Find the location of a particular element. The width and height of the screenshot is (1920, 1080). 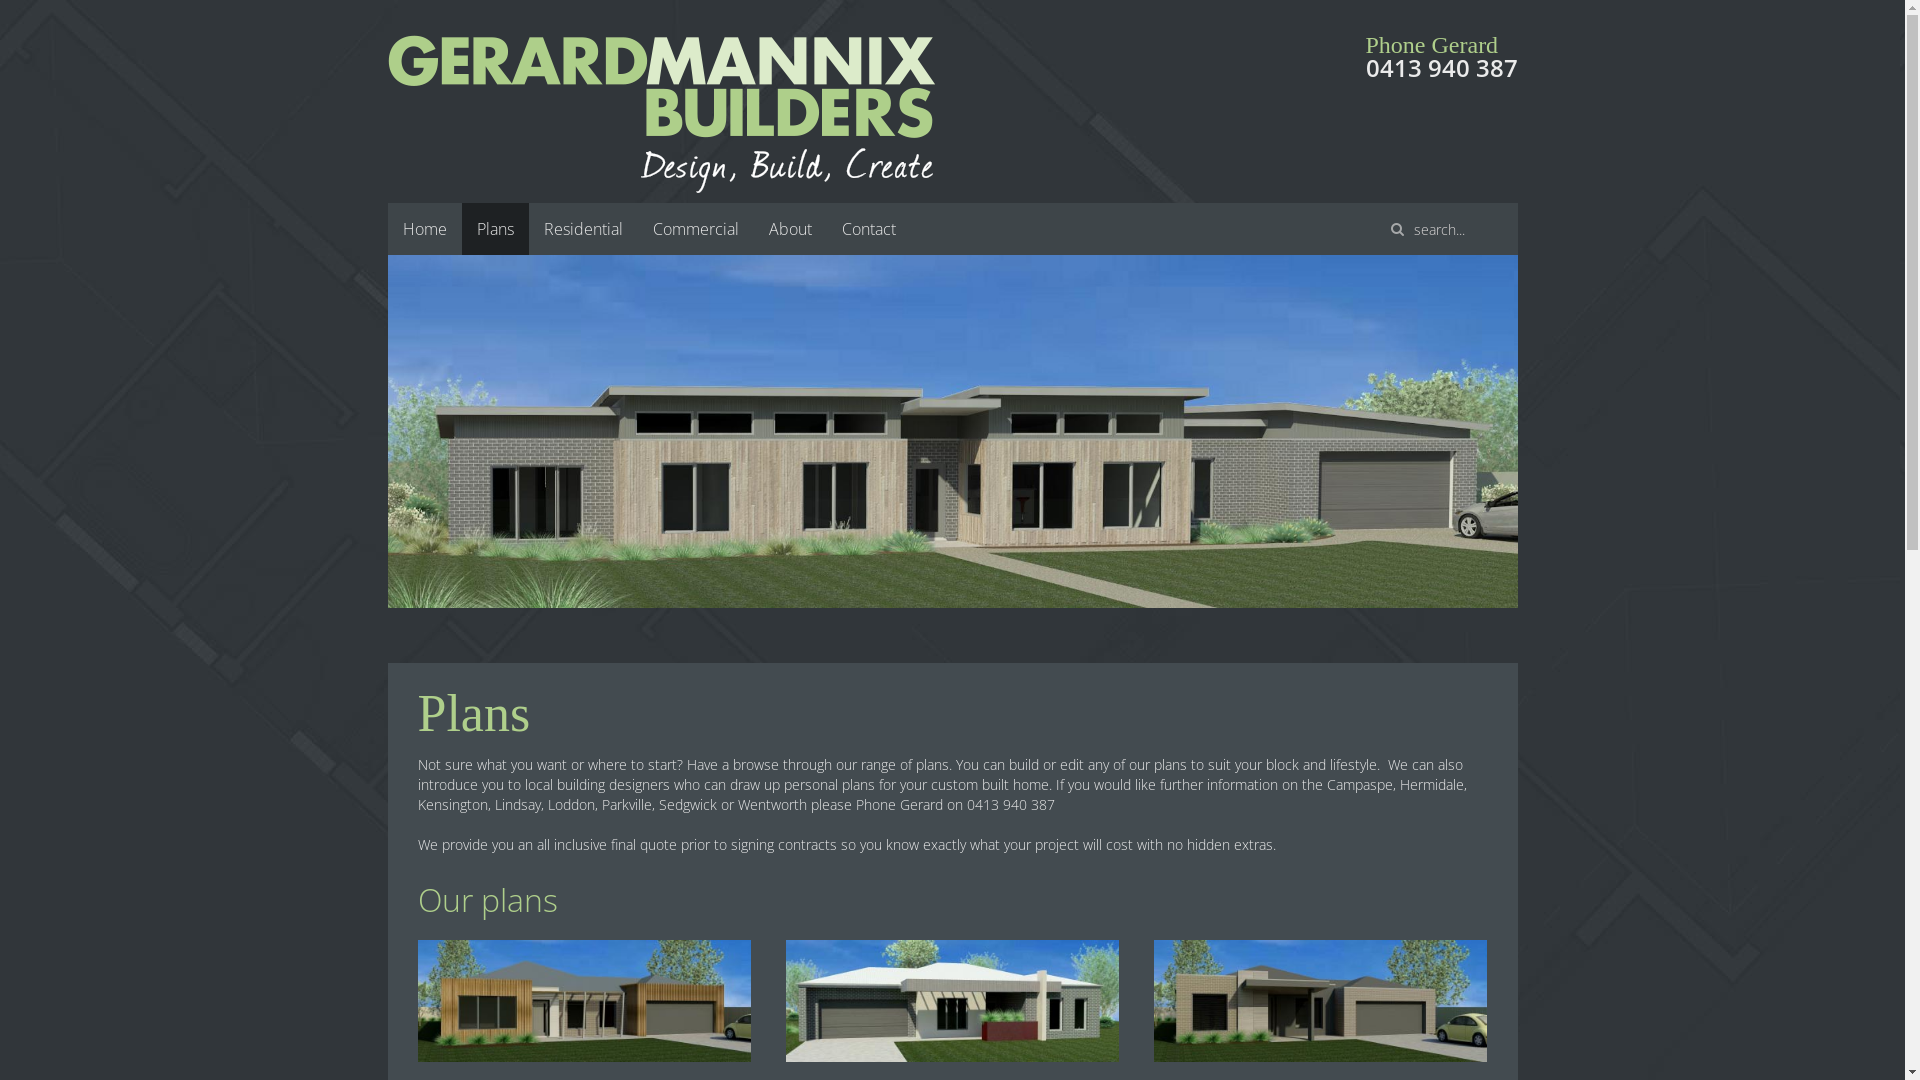

'Plans' is located at coordinates (495, 227).